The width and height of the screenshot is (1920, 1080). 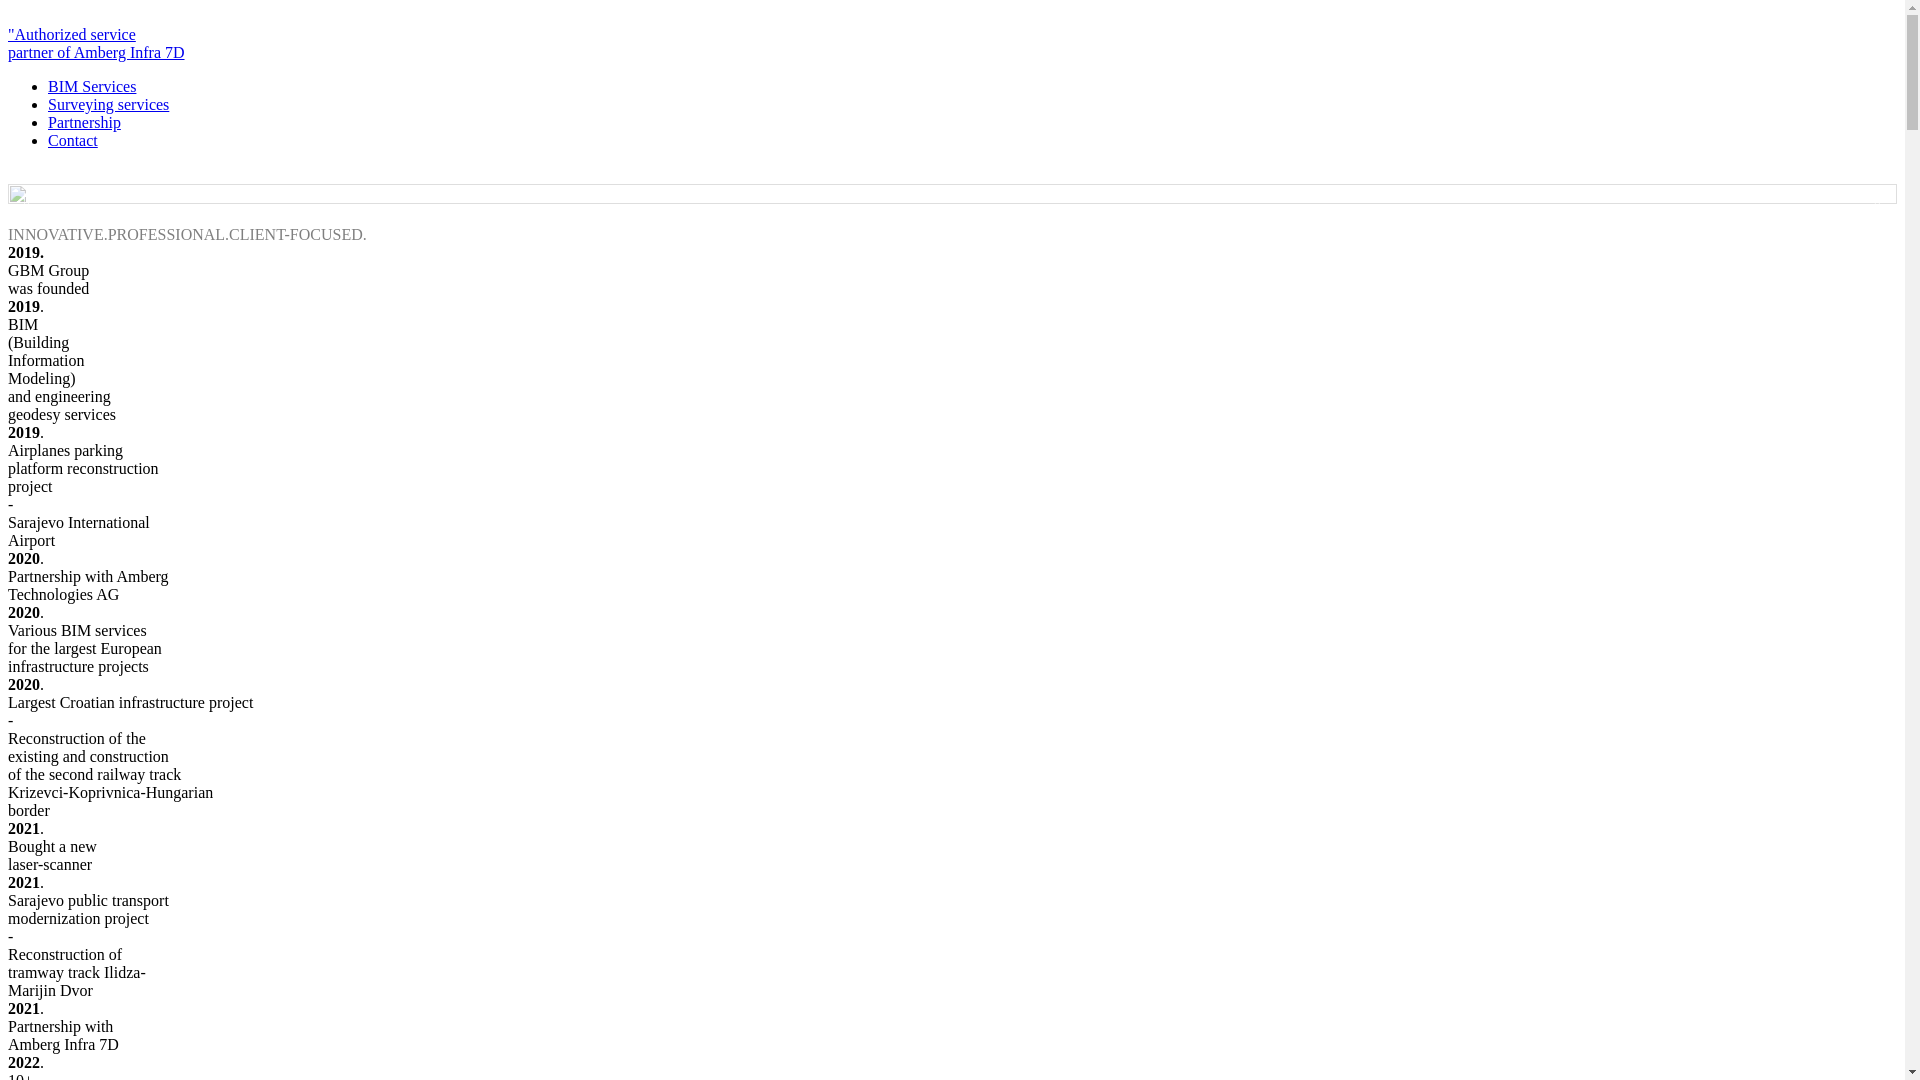 What do you see at coordinates (72, 139) in the screenshot?
I see `'Contact'` at bounding box center [72, 139].